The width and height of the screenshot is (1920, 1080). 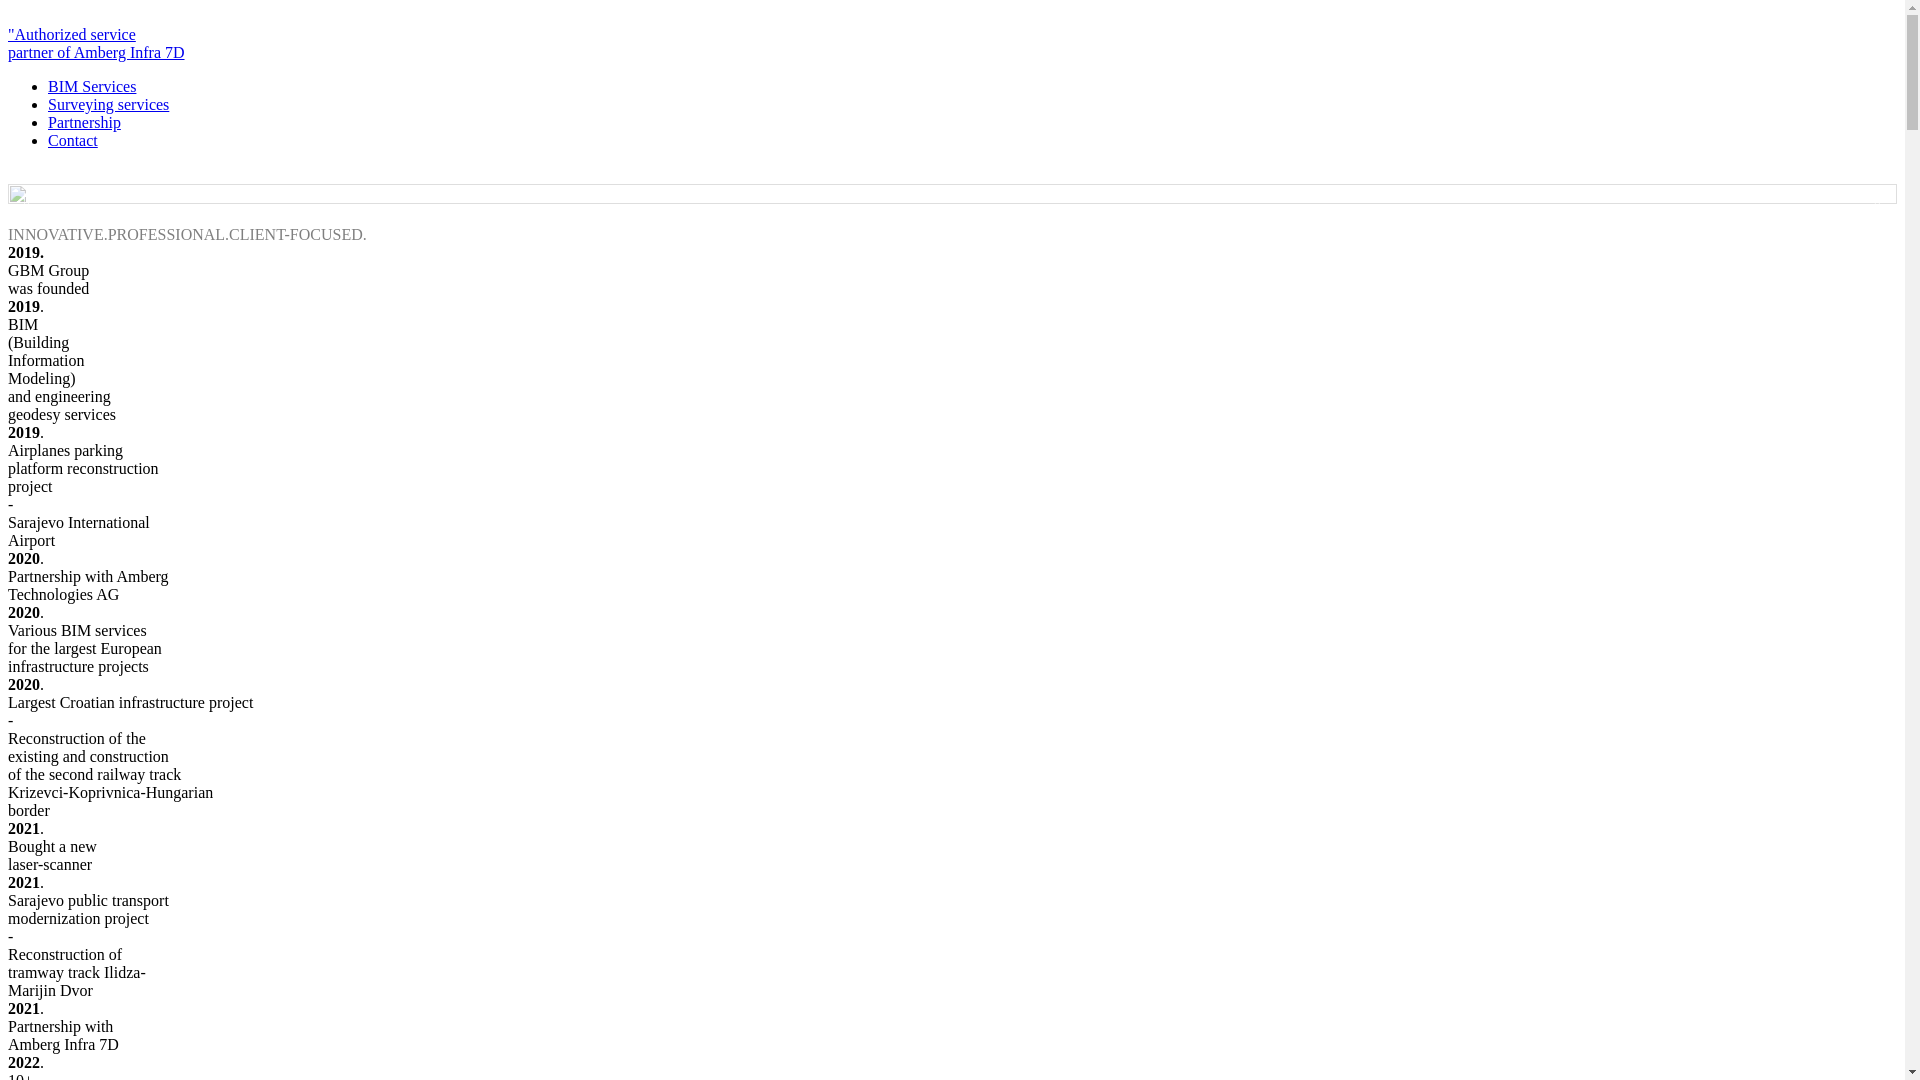 What do you see at coordinates (72, 139) in the screenshot?
I see `'Contact'` at bounding box center [72, 139].